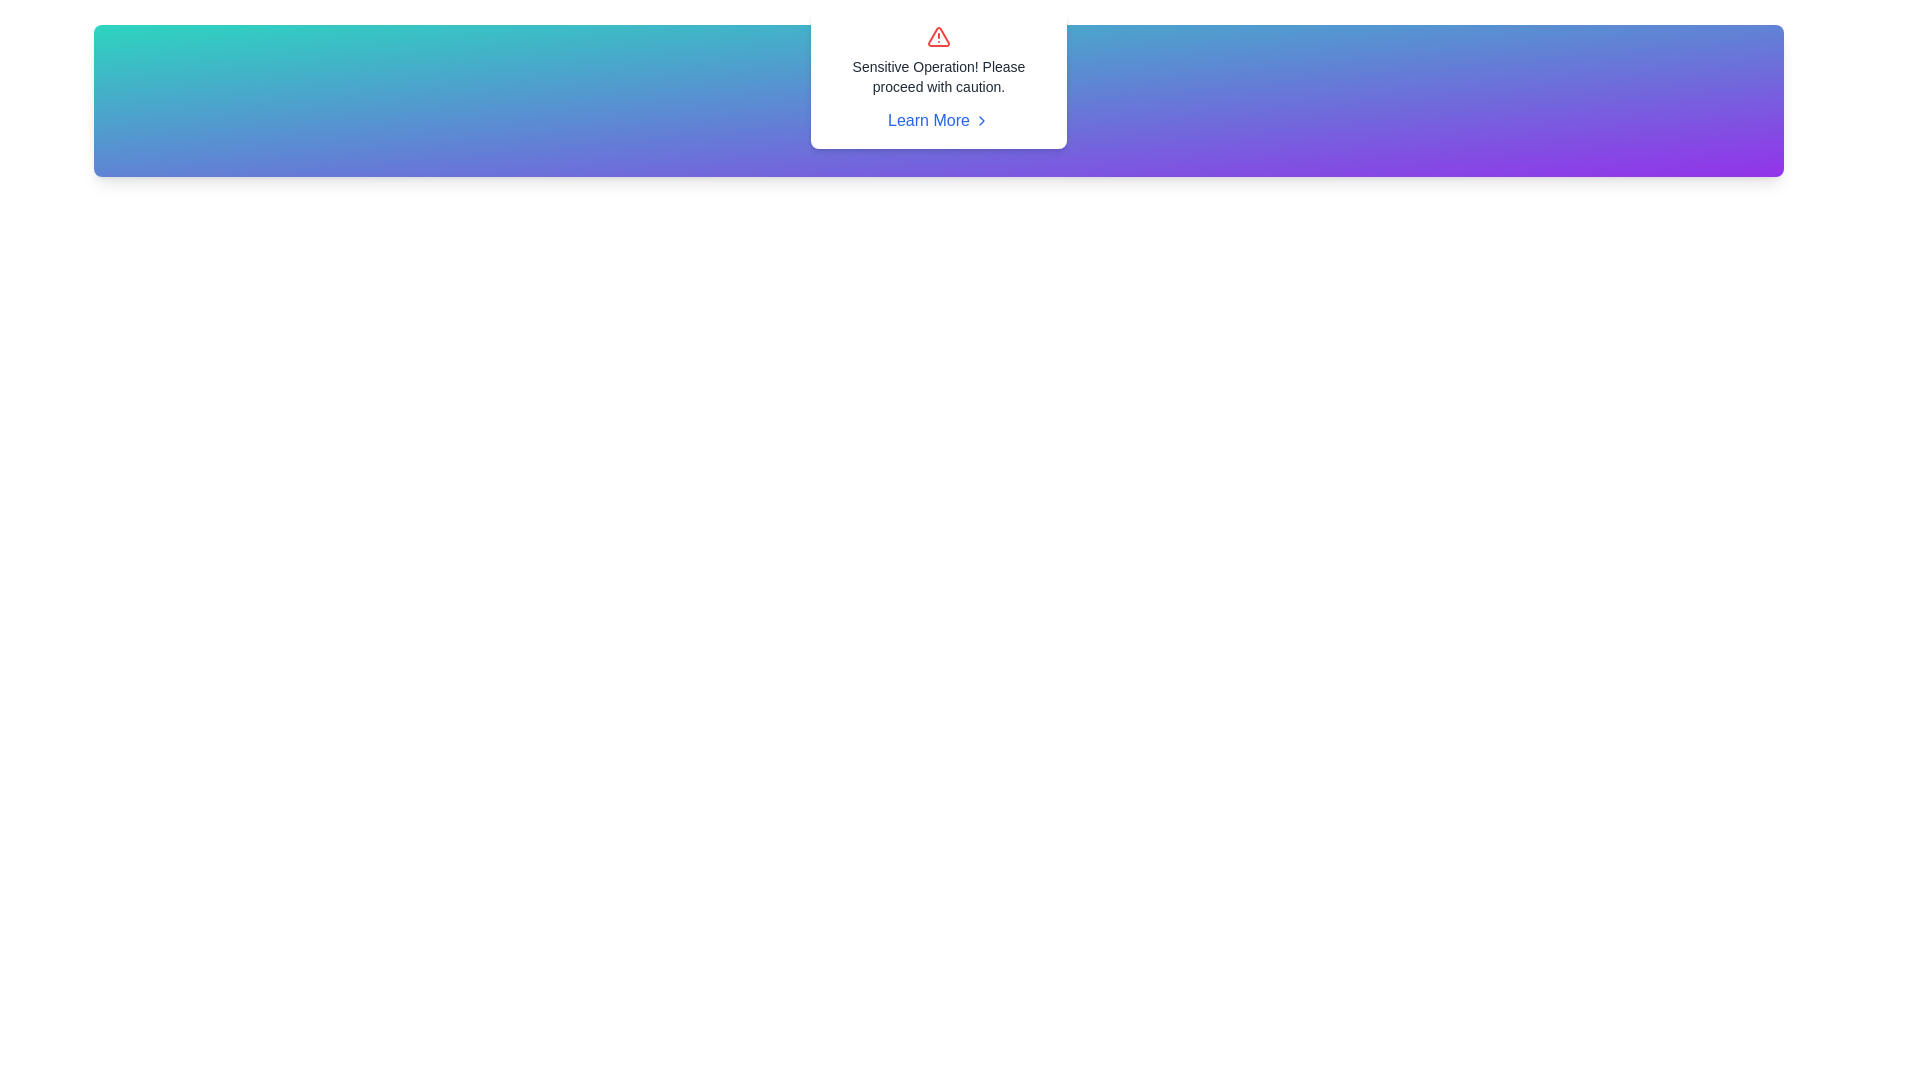 This screenshot has width=1920, height=1080. What do you see at coordinates (938, 124) in the screenshot?
I see `the 'Learn More' hyperlink with an arrow icon, which is styled in blue and underlines on hover, located centrally in the pop-up alert box following the text 'Sensitive Operation! Please proceed with caution.'` at bounding box center [938, 124].